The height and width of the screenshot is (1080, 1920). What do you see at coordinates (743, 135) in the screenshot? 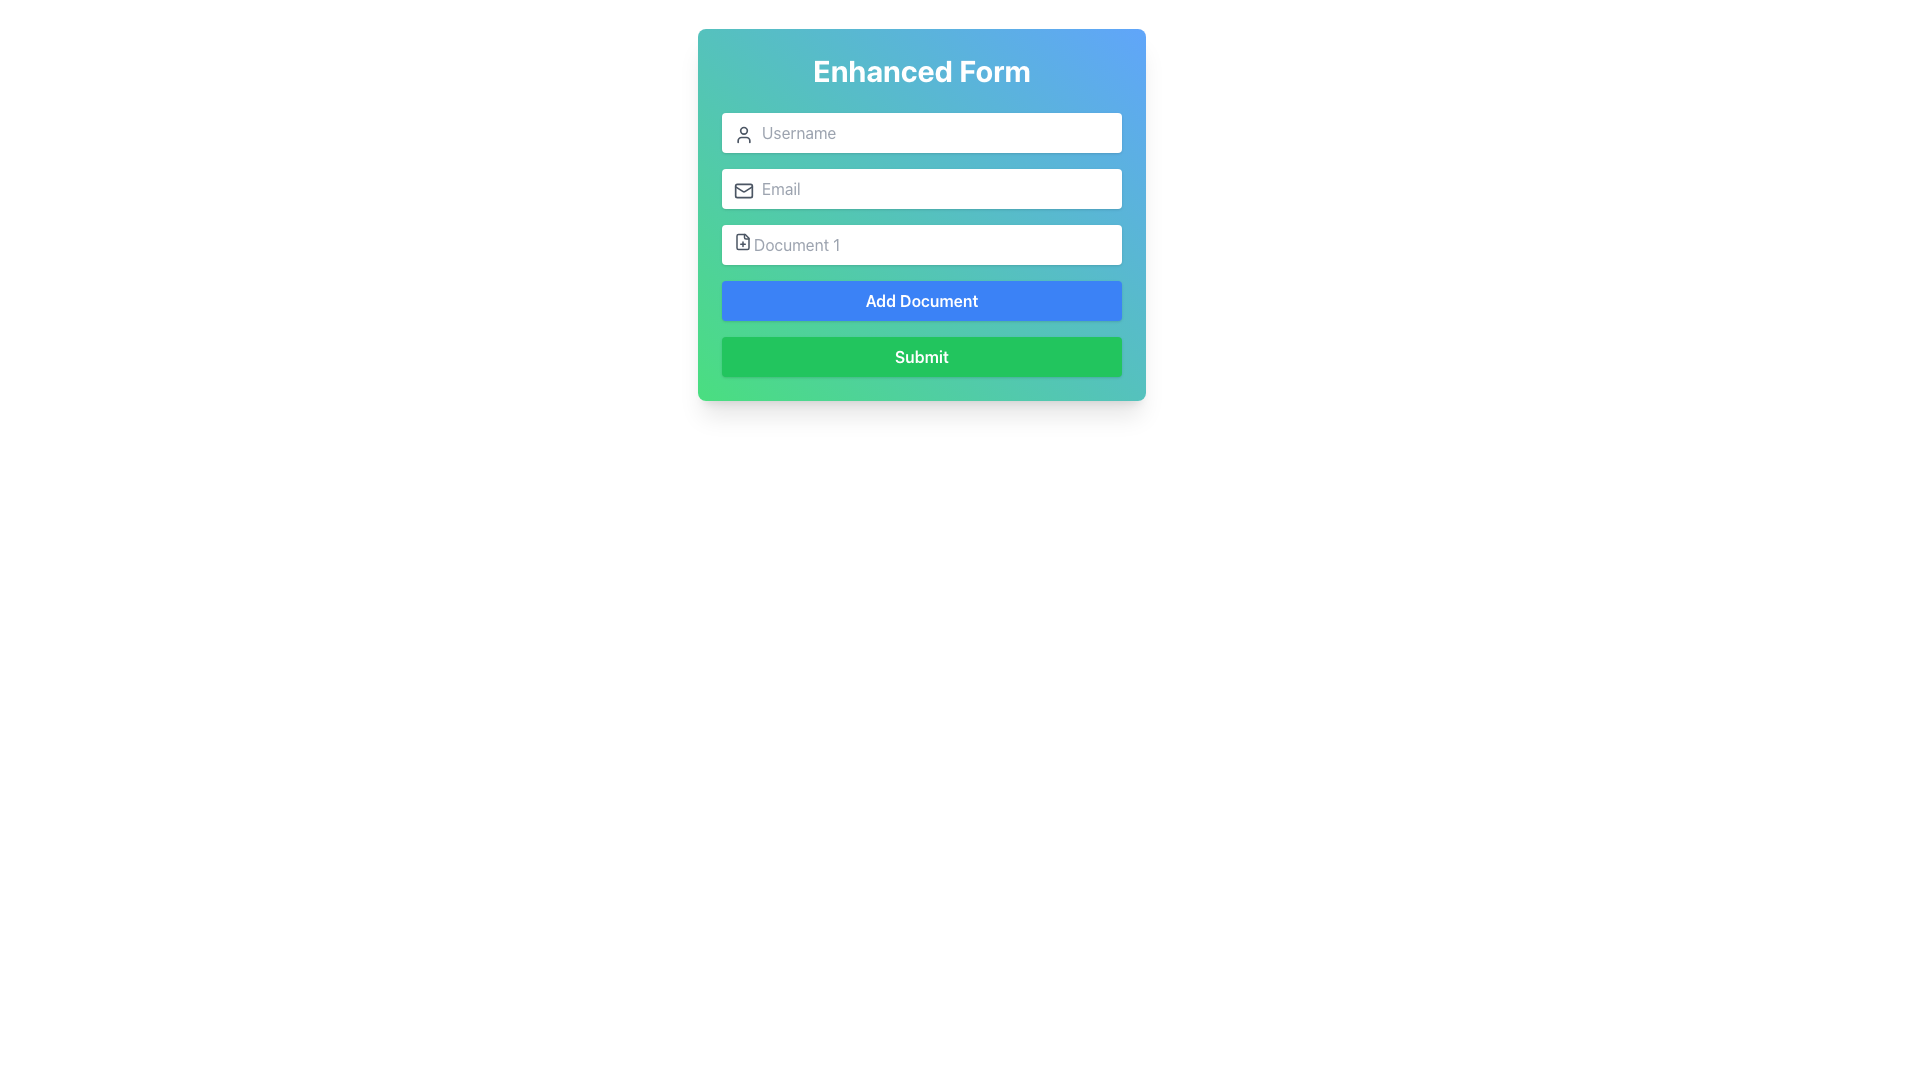
I see `the user silhouette icon located at the far-left side of the 'Username' input field` at bounding box center [743, 135].